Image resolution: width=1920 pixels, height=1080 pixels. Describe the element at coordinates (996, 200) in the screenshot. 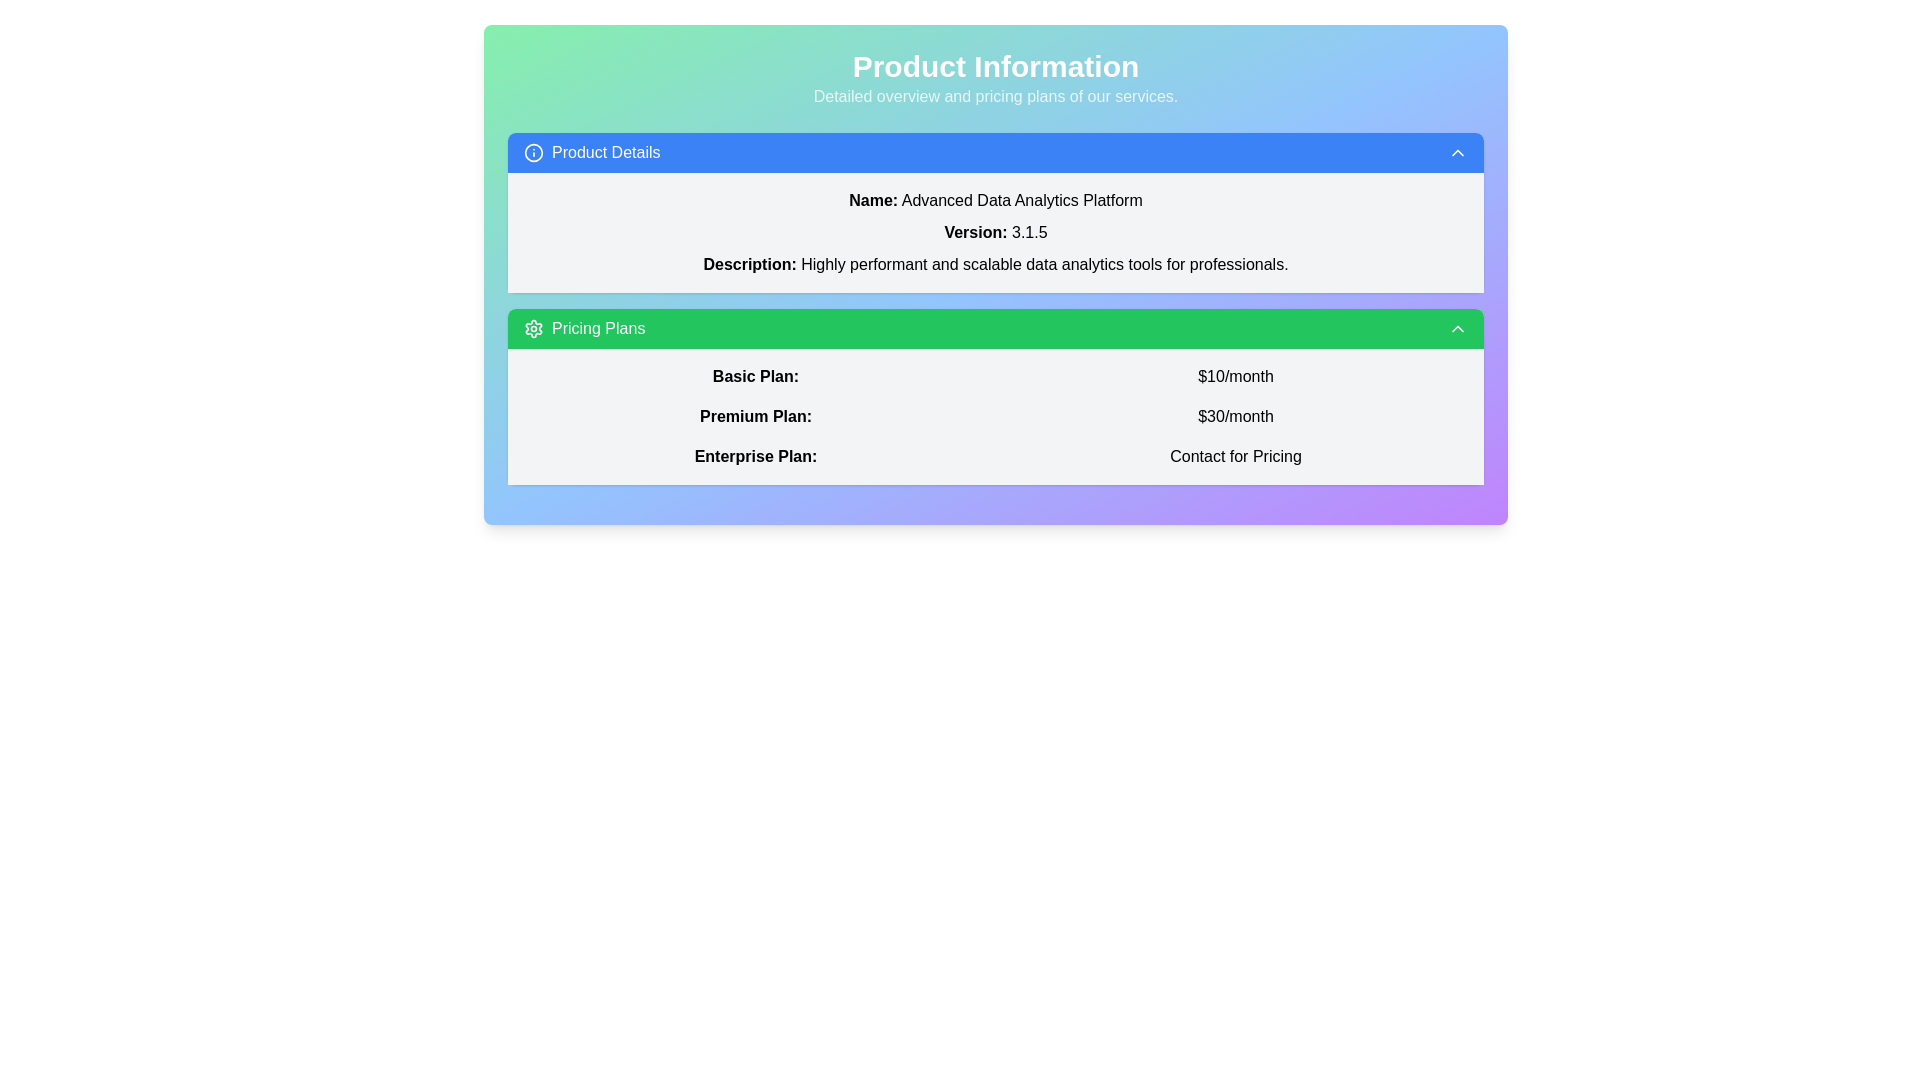

I see `the text label displaying the product name, which is positioned directly beneath the 'Product Details' title and above 'Version: 3.1.5'` at that location.